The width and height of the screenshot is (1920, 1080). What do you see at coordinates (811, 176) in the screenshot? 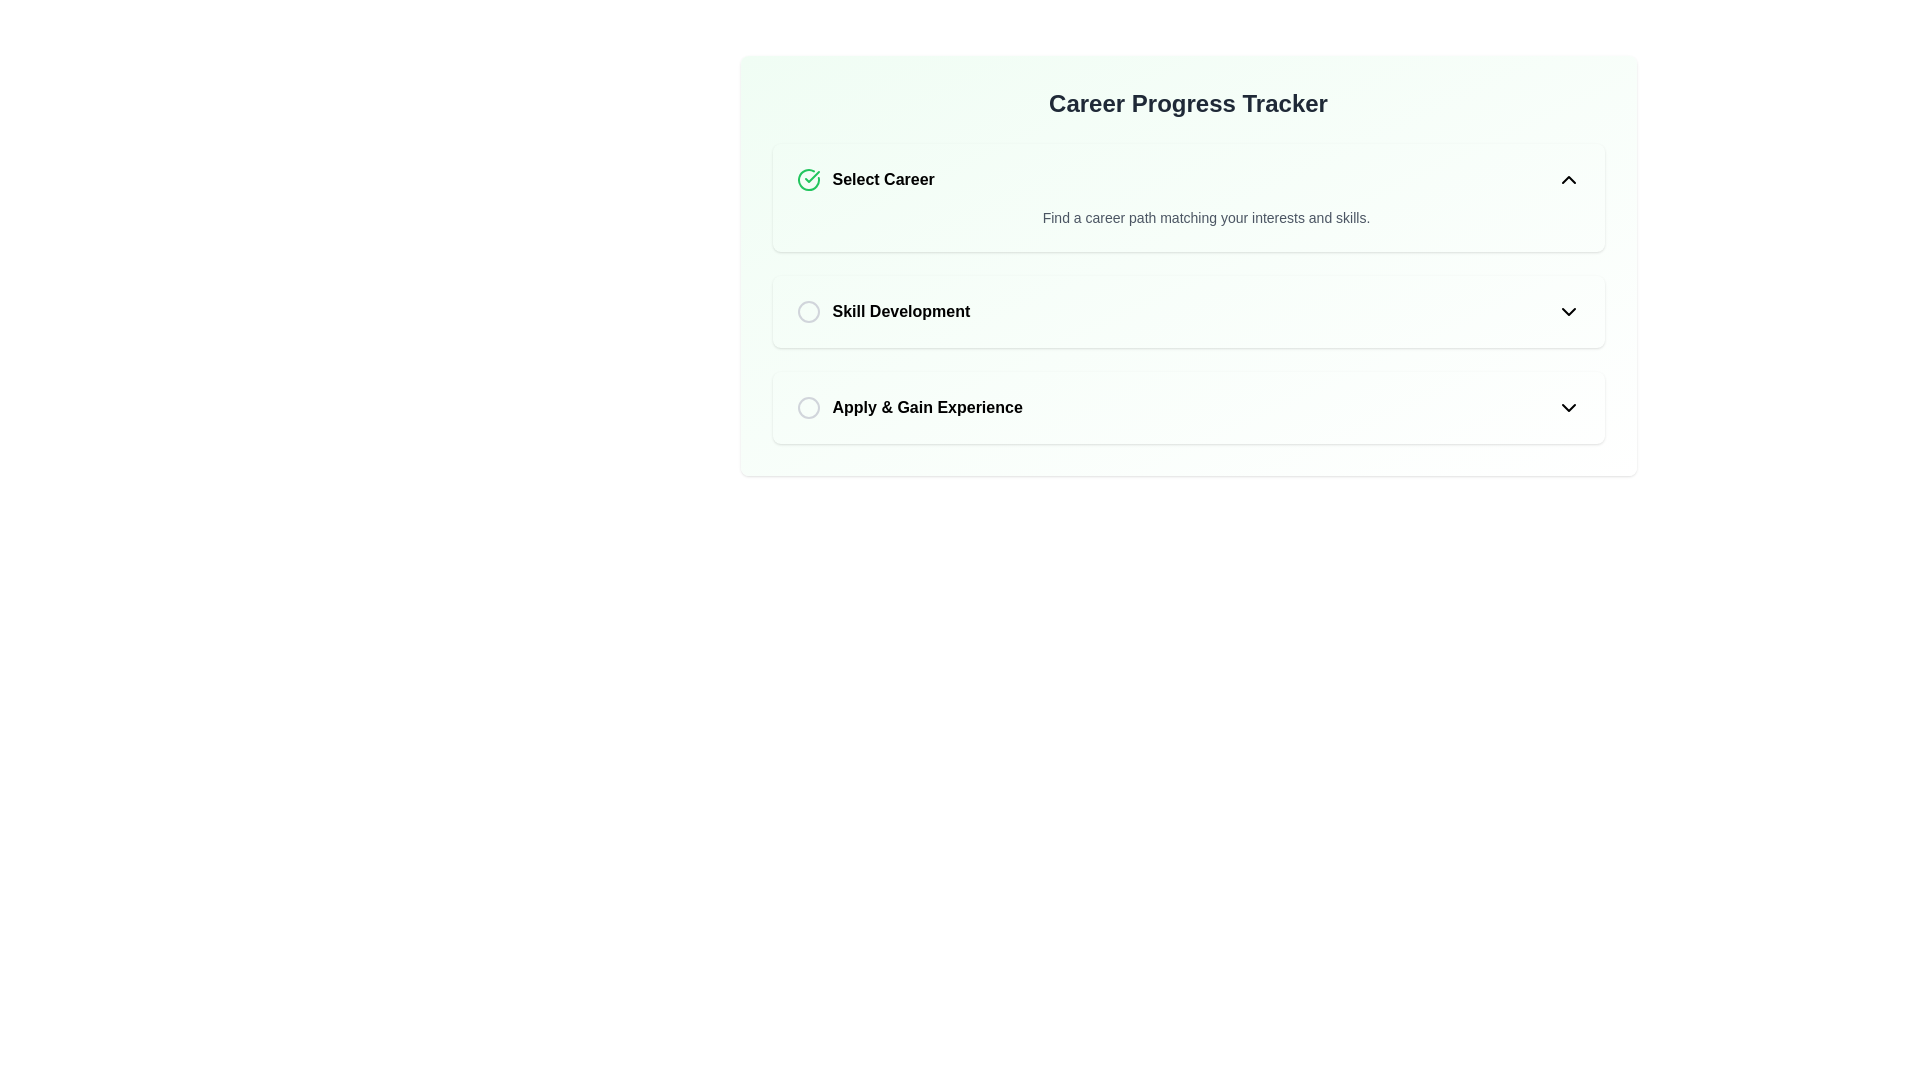
I see `the green checkmark icon in the 'Select Career' section, which indicates a positive action or completion` at bounding box center [811, 176].